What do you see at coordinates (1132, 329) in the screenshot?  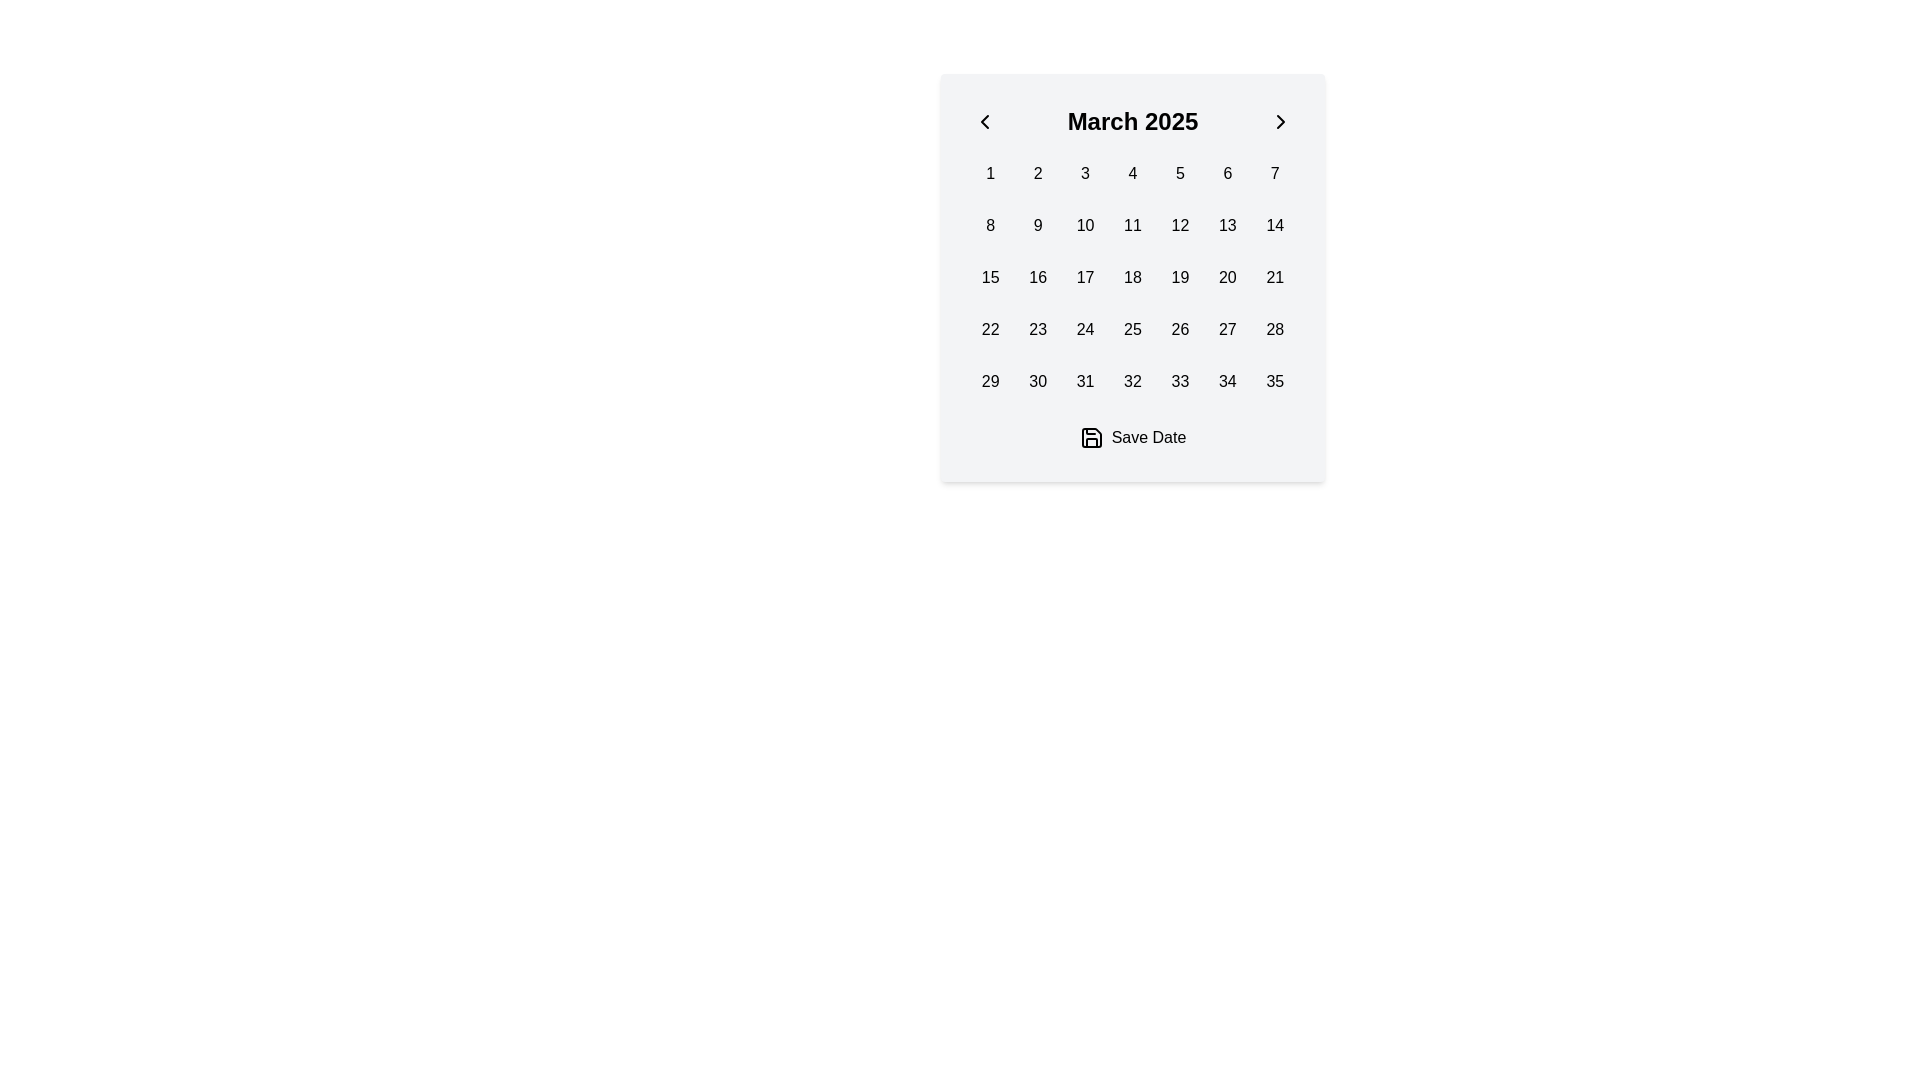 I see `the button for the 25th day in the calendar grid of March 2025` at bounding box center [1132, 329].